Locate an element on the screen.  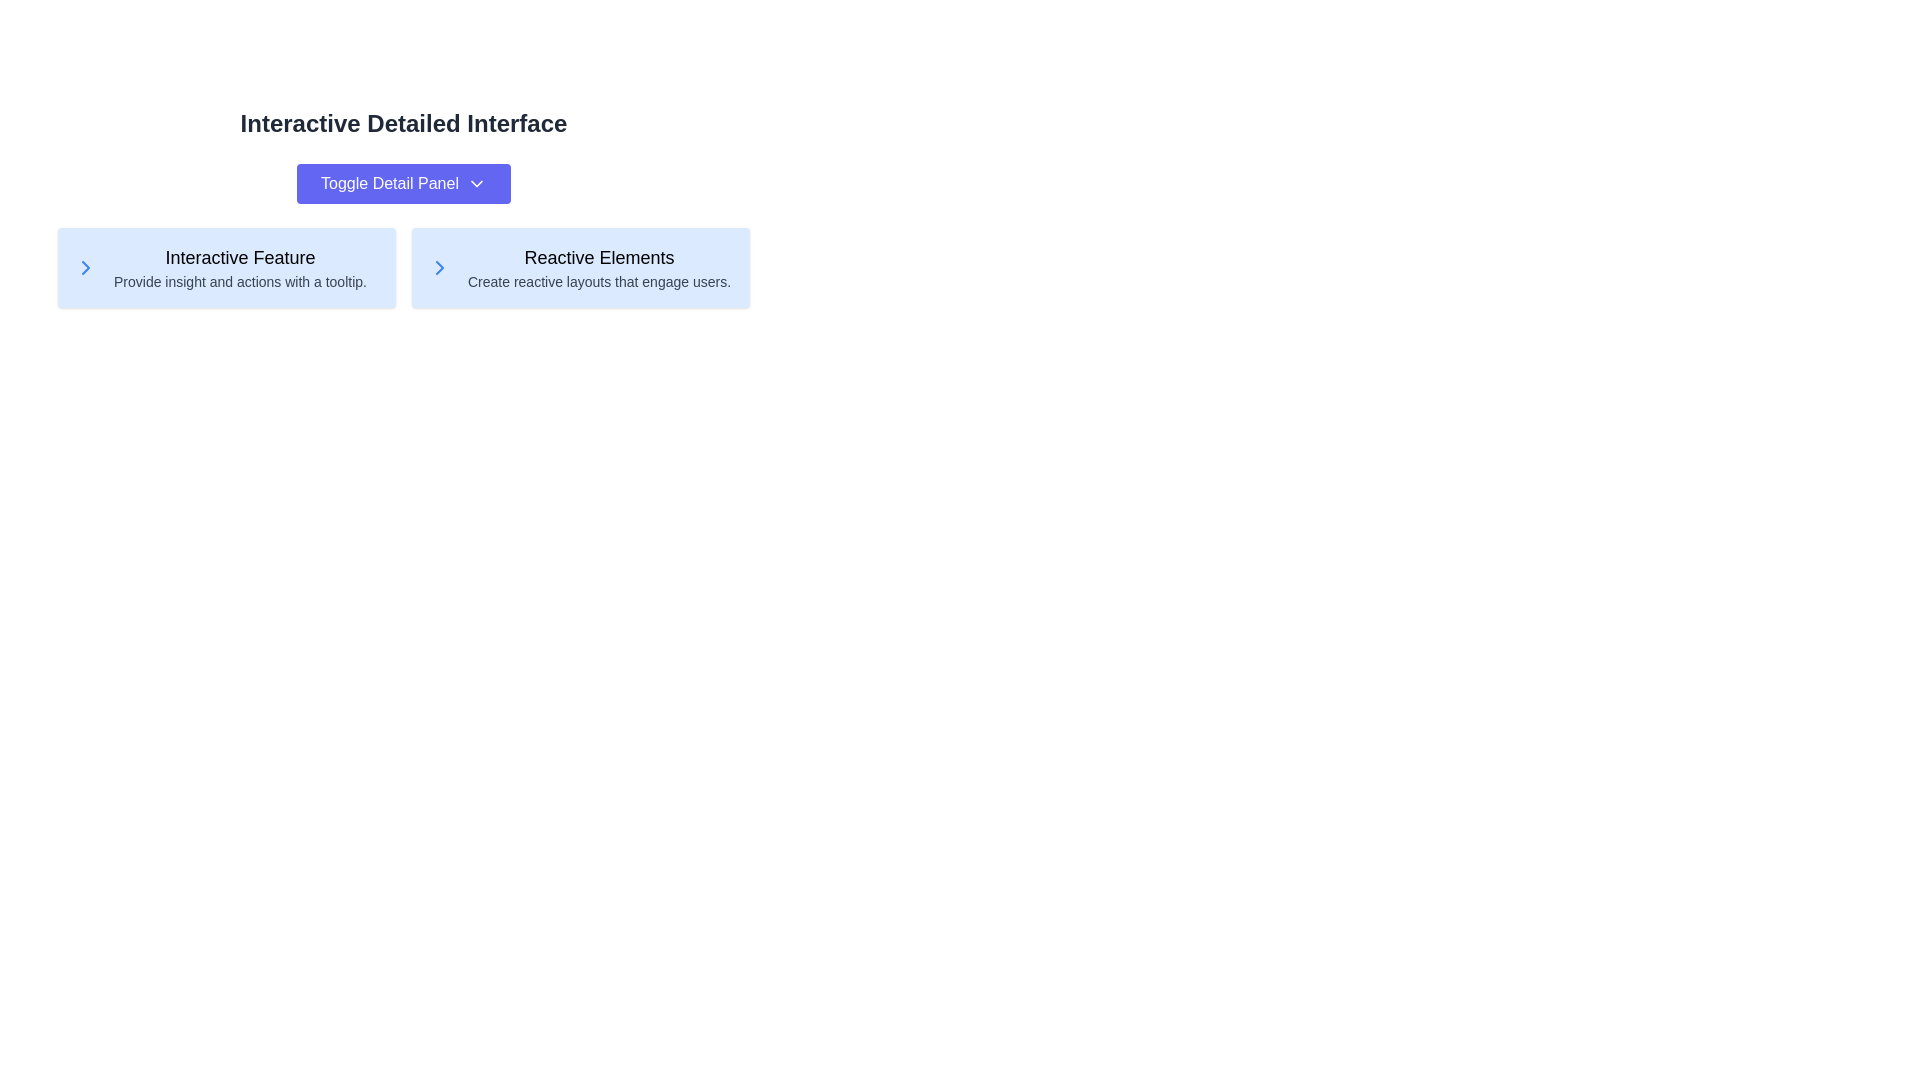
the button that activates the panel expansion or collapse action, located beneath the header 'Interactive Detailed Interface' is located at coordinates (402, 184).